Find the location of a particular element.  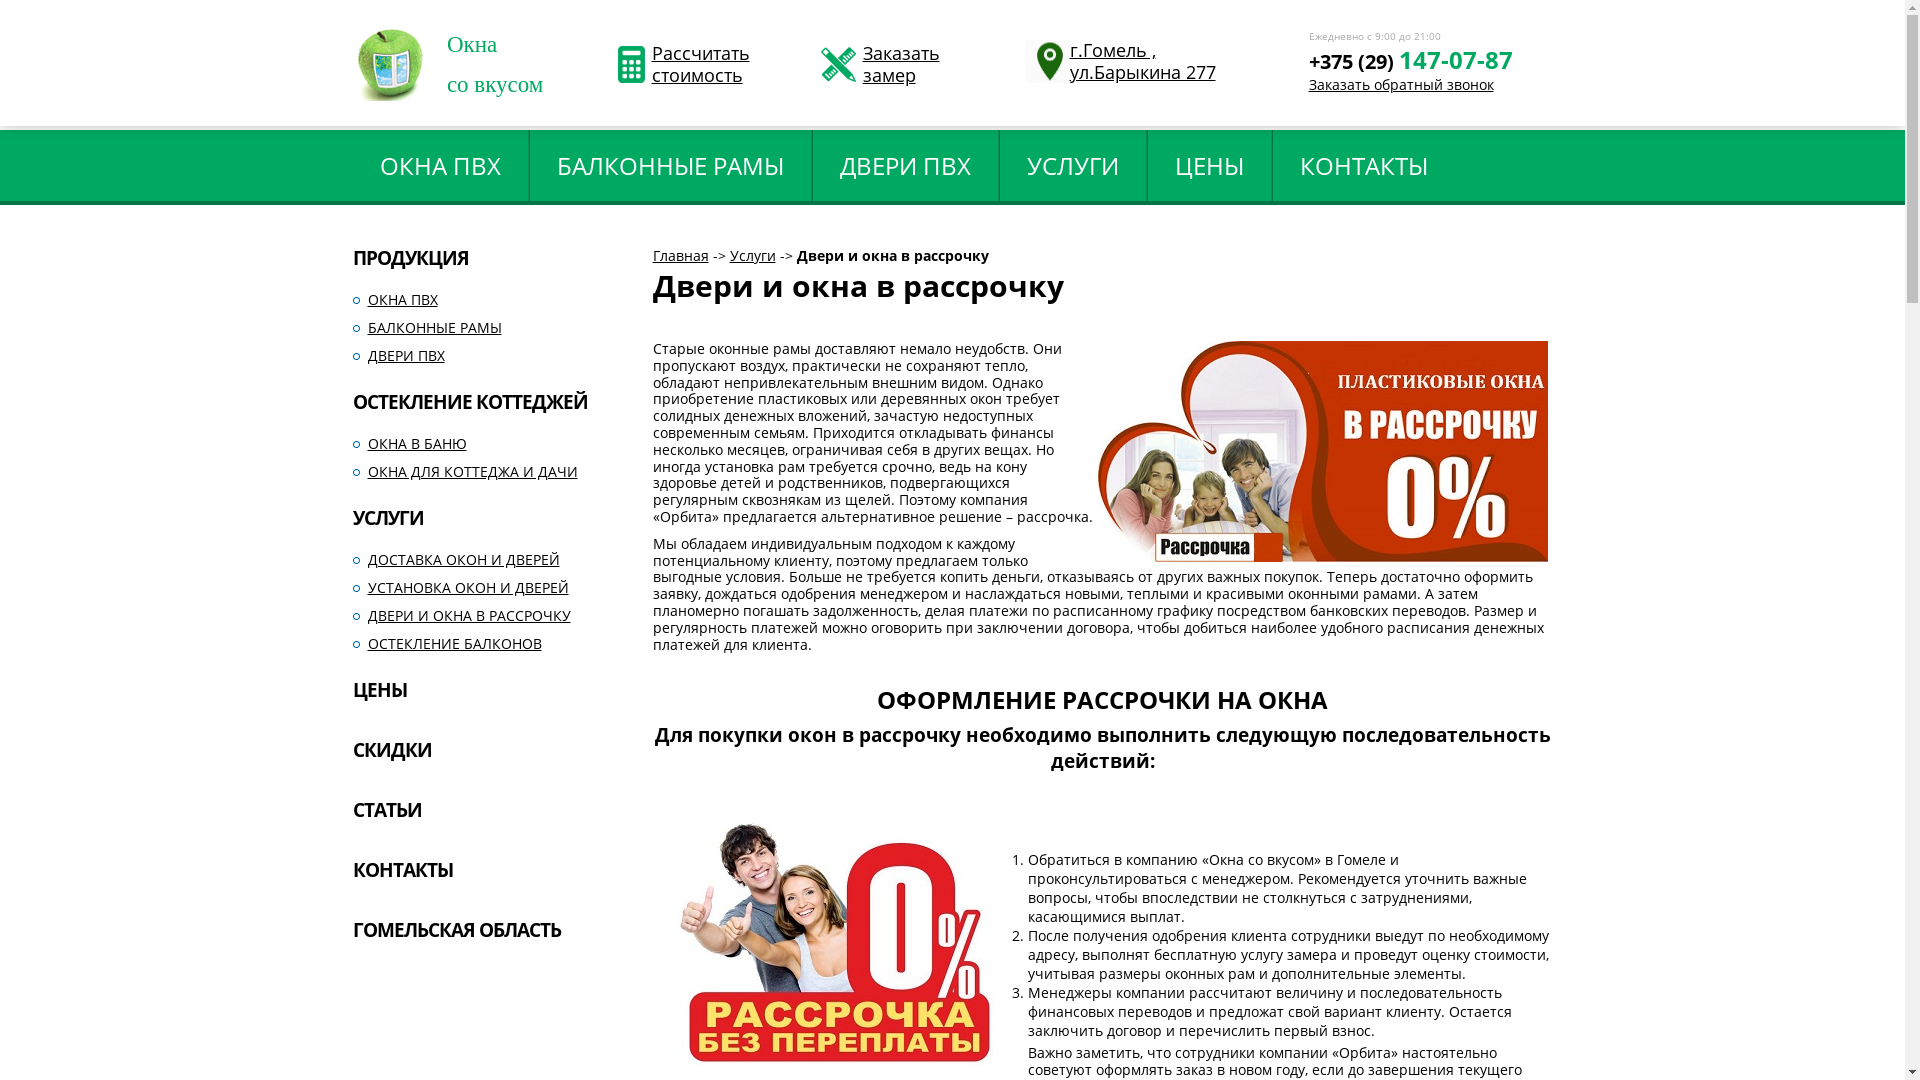

'+375 (29) 147-07-87' is located at coordinates (1409, 77).